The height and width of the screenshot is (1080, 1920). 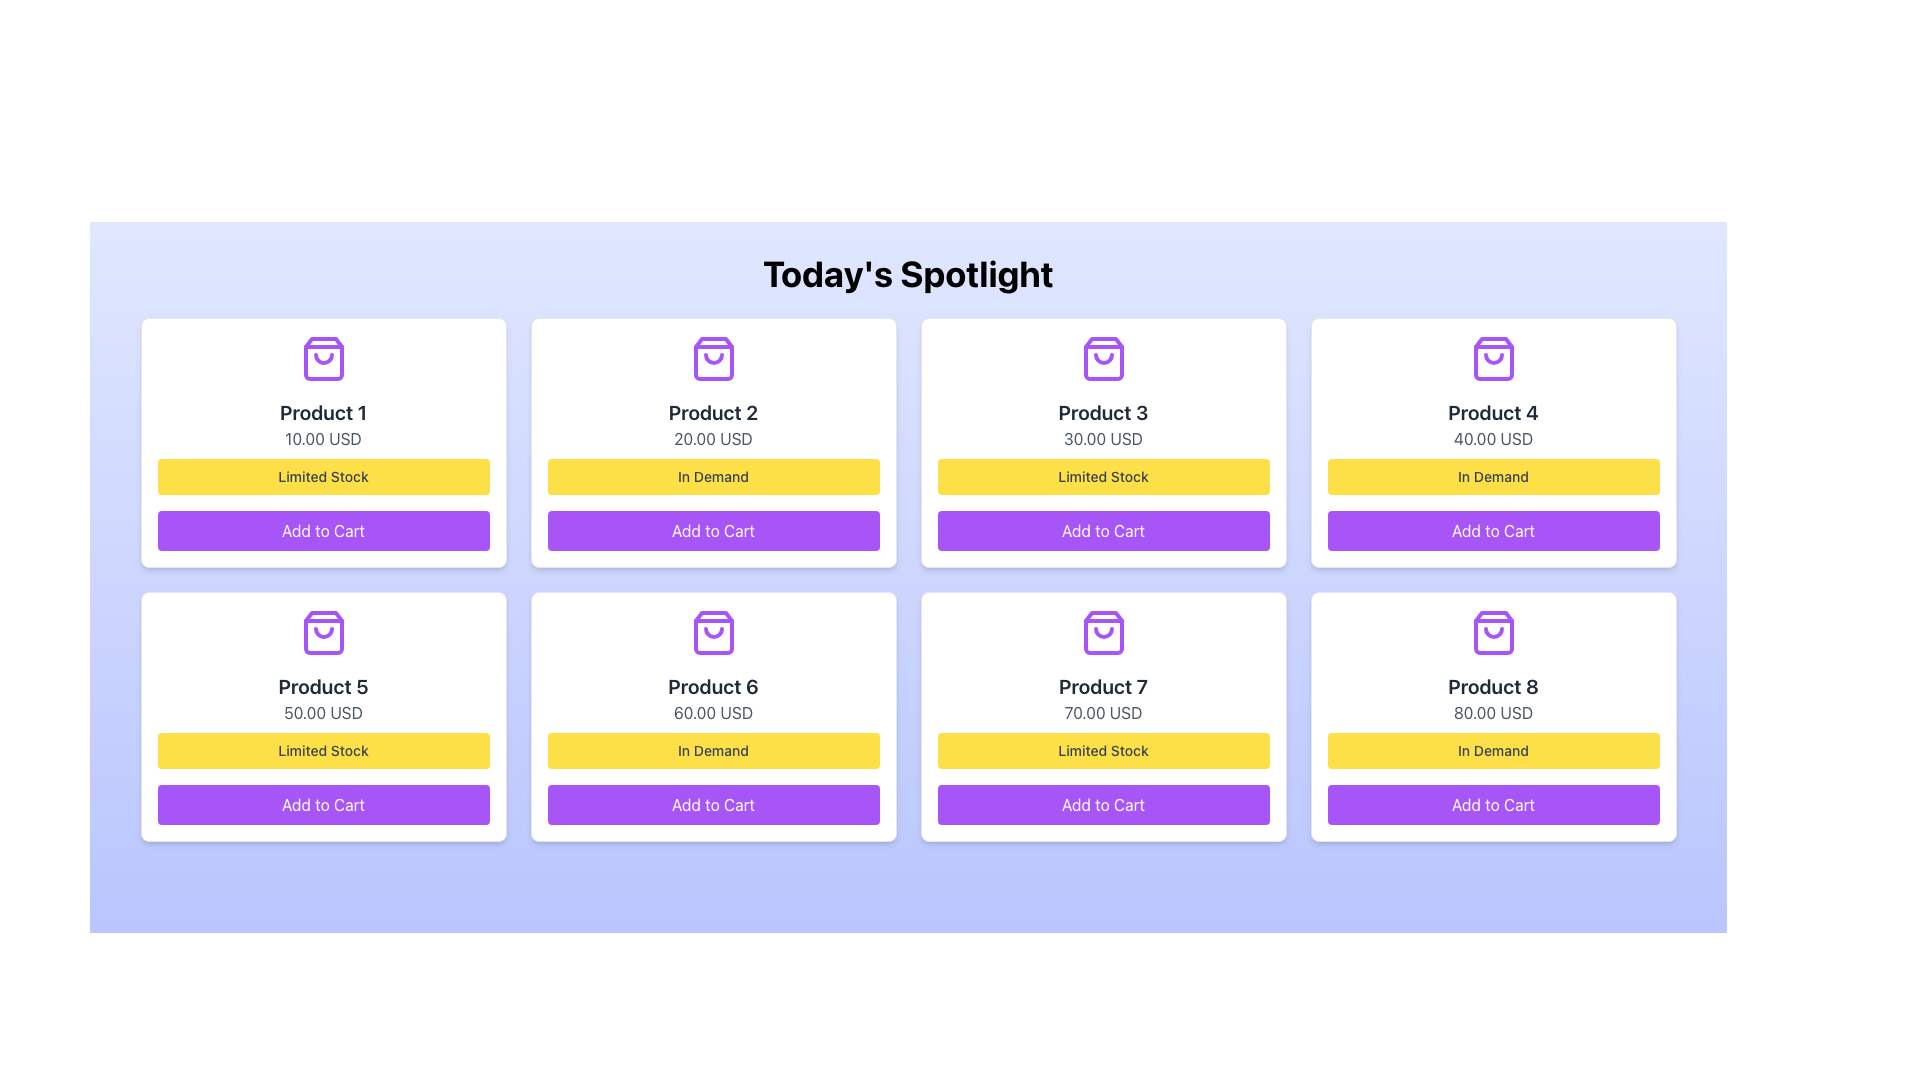 What do you see at coordinates (1493, 804) in the screenshot?
I see `the 'Add to Cart' button, which is a rounded button with white text on a purple background, located at the bottom of the card for 'Product 8'` at bounding box center [1493, 804].